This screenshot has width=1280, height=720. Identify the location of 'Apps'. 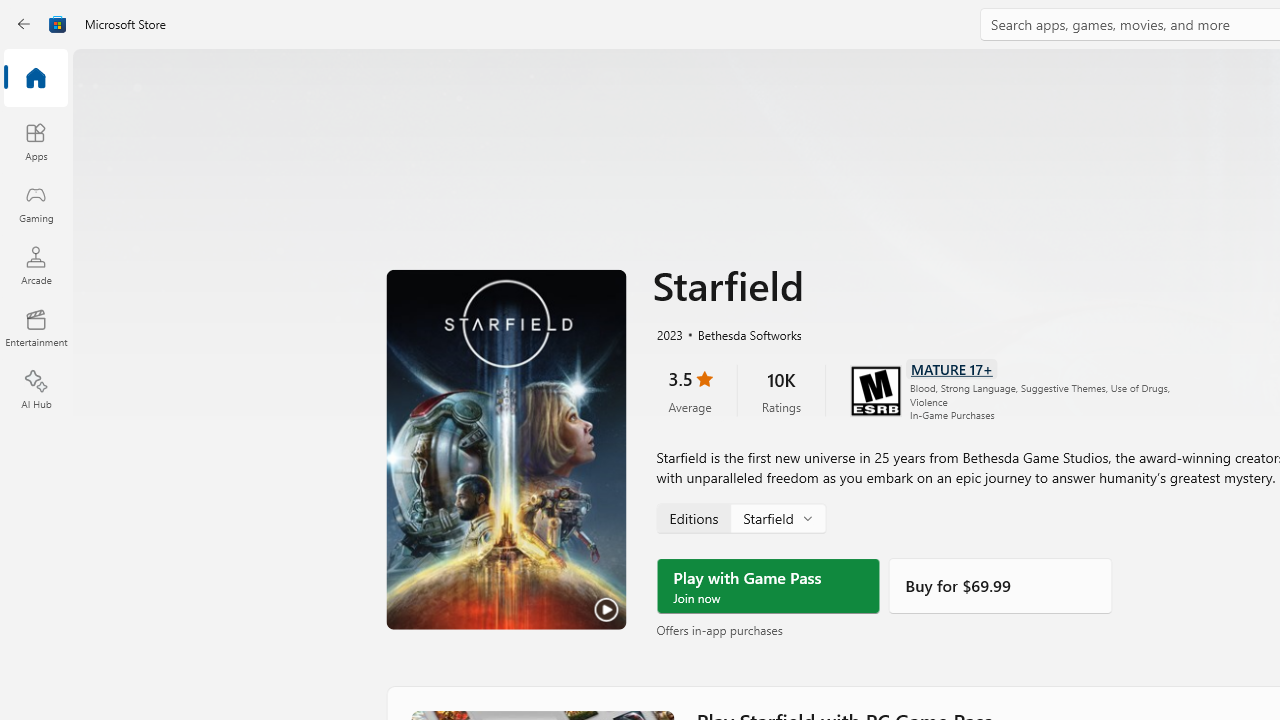
(35, 140).